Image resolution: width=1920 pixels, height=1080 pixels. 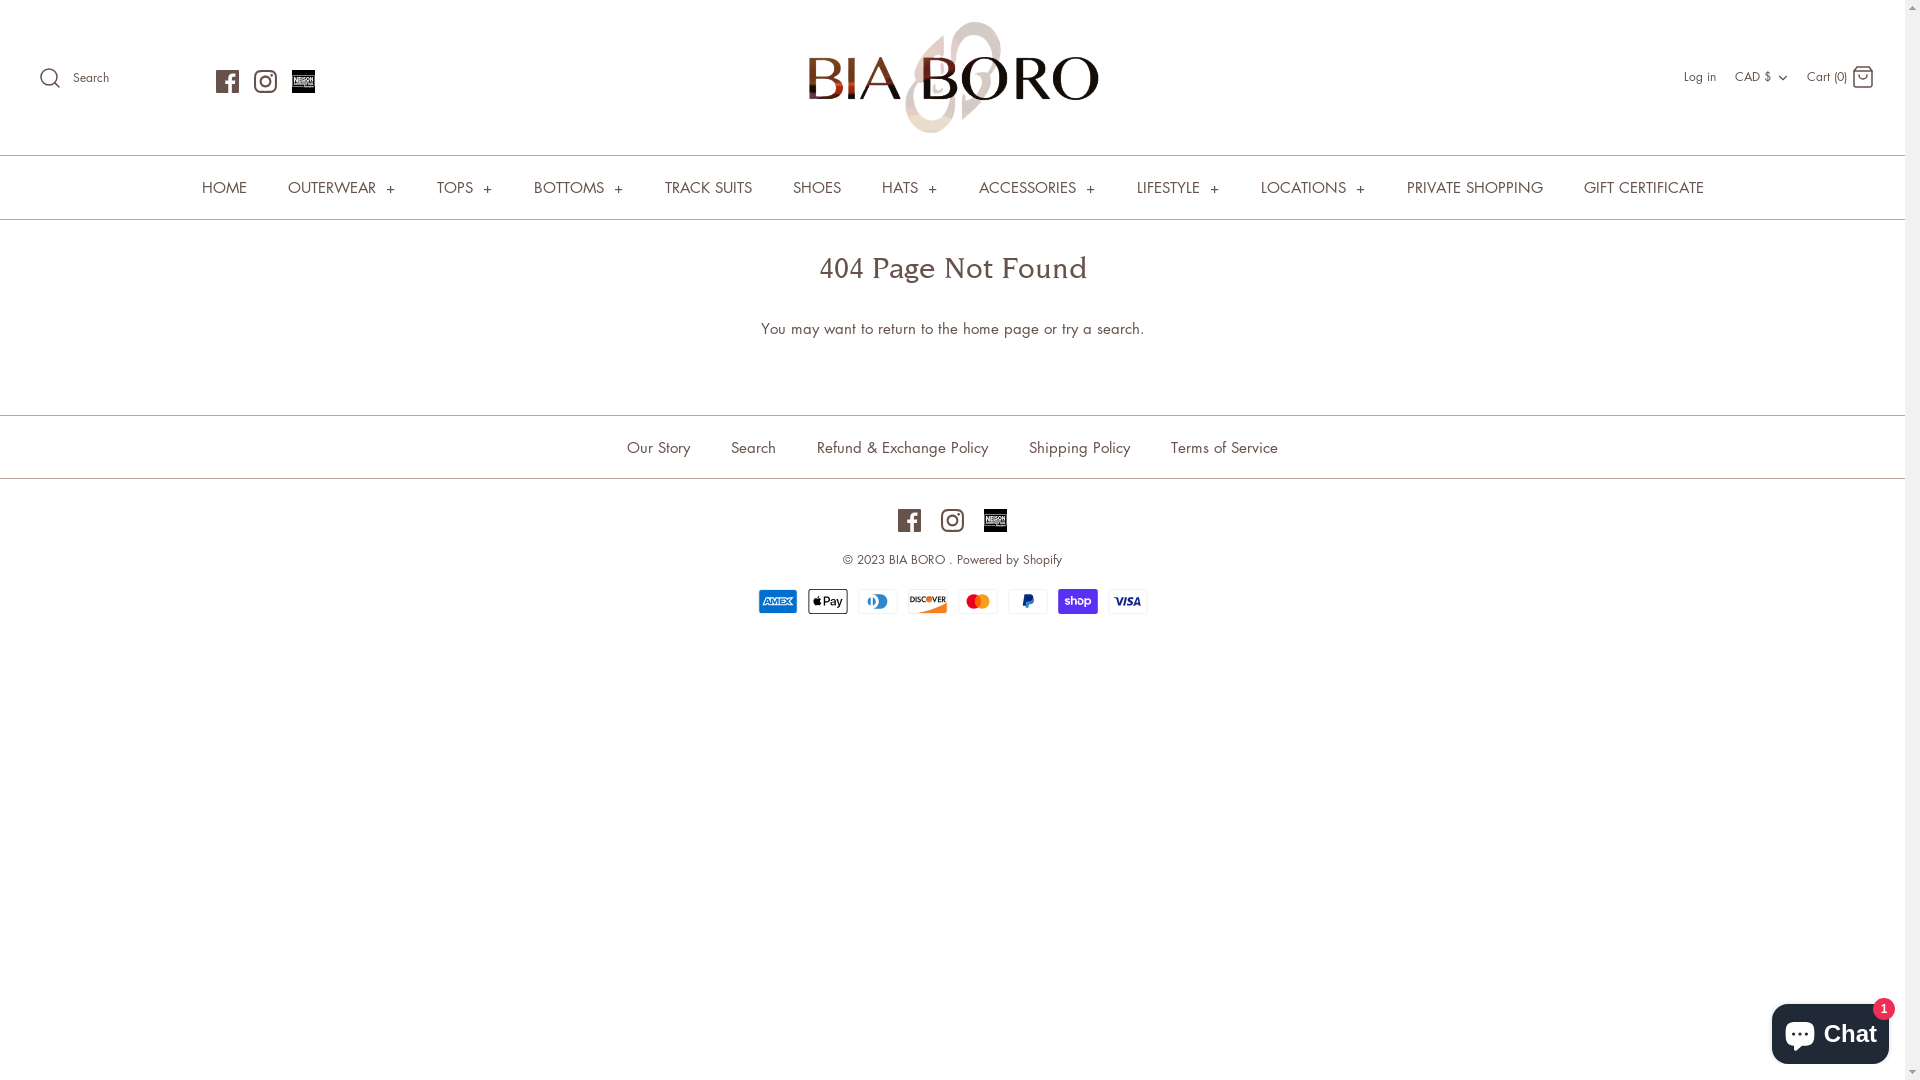 I want to click on 'PRIVATE SHOPPING', so click(x=1473, y=187).